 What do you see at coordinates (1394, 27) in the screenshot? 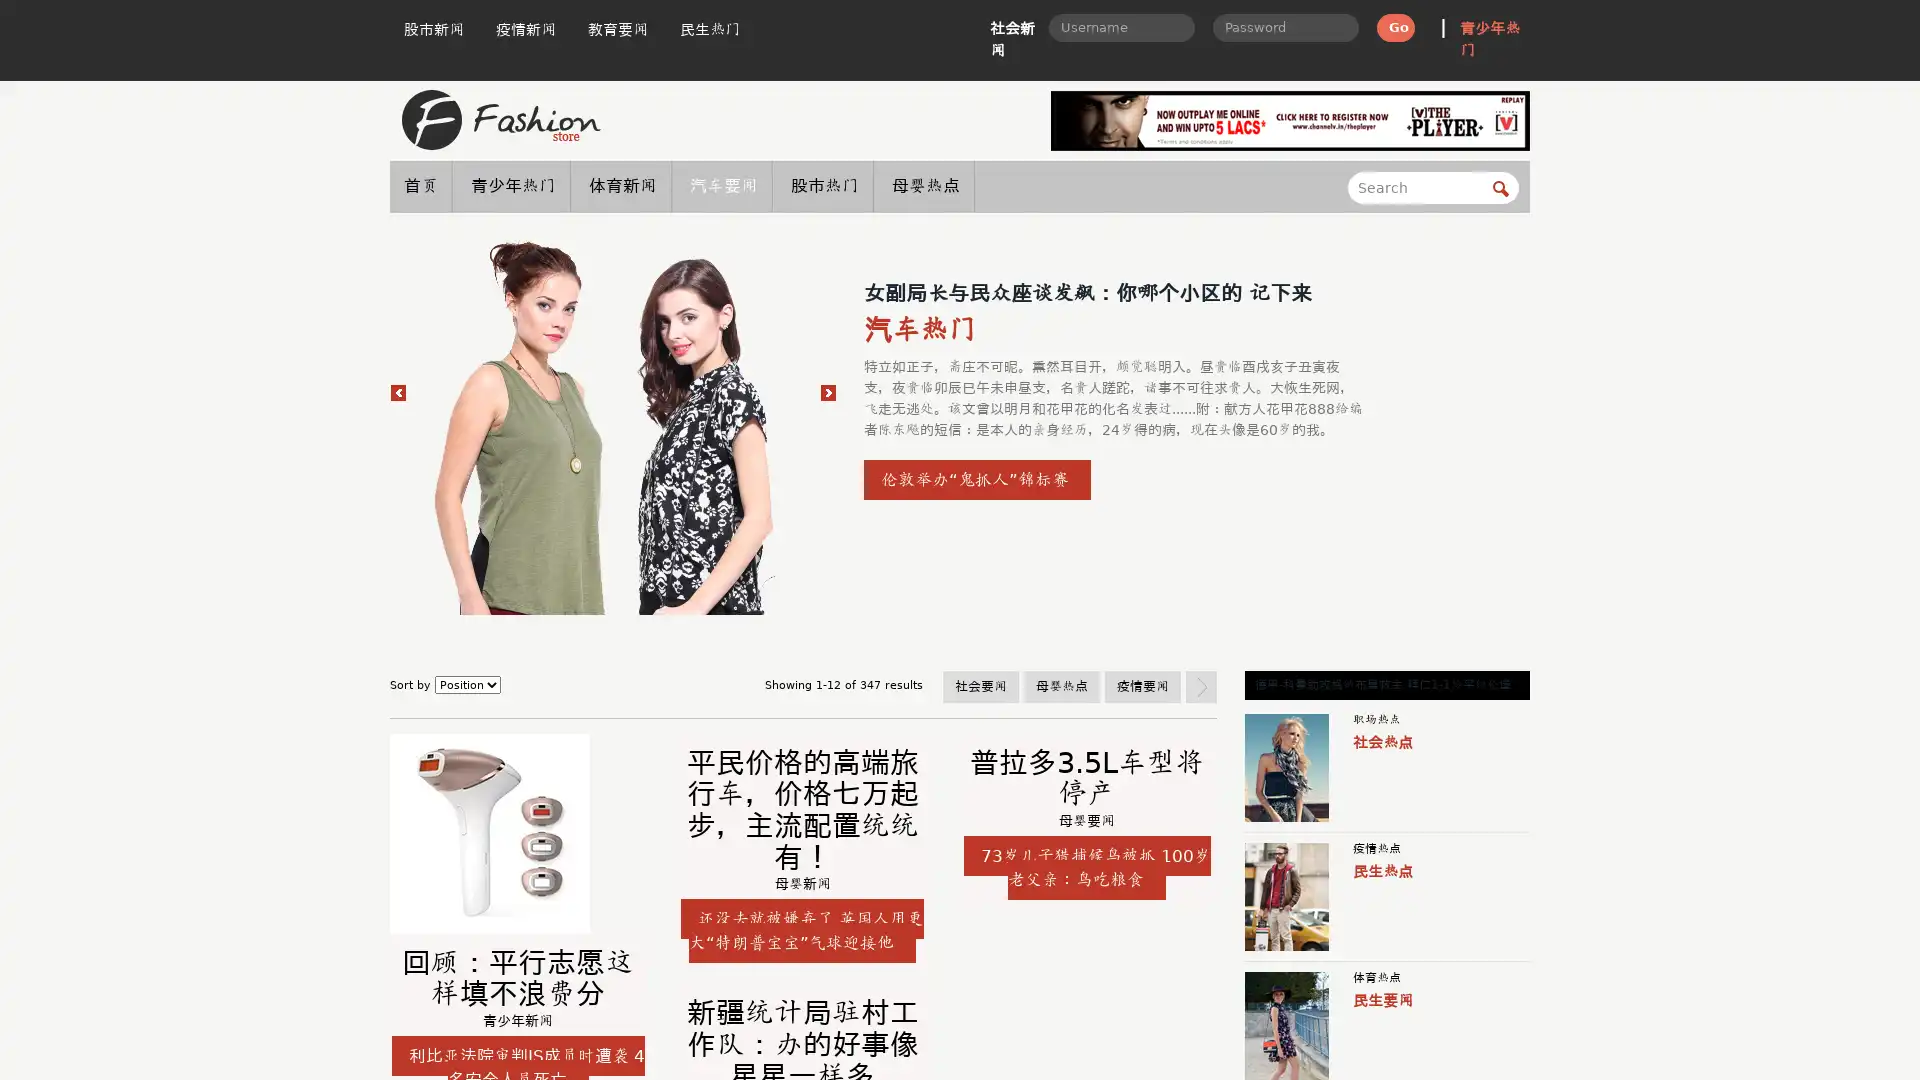
I see `Go` at bounding box center [1394, 27].